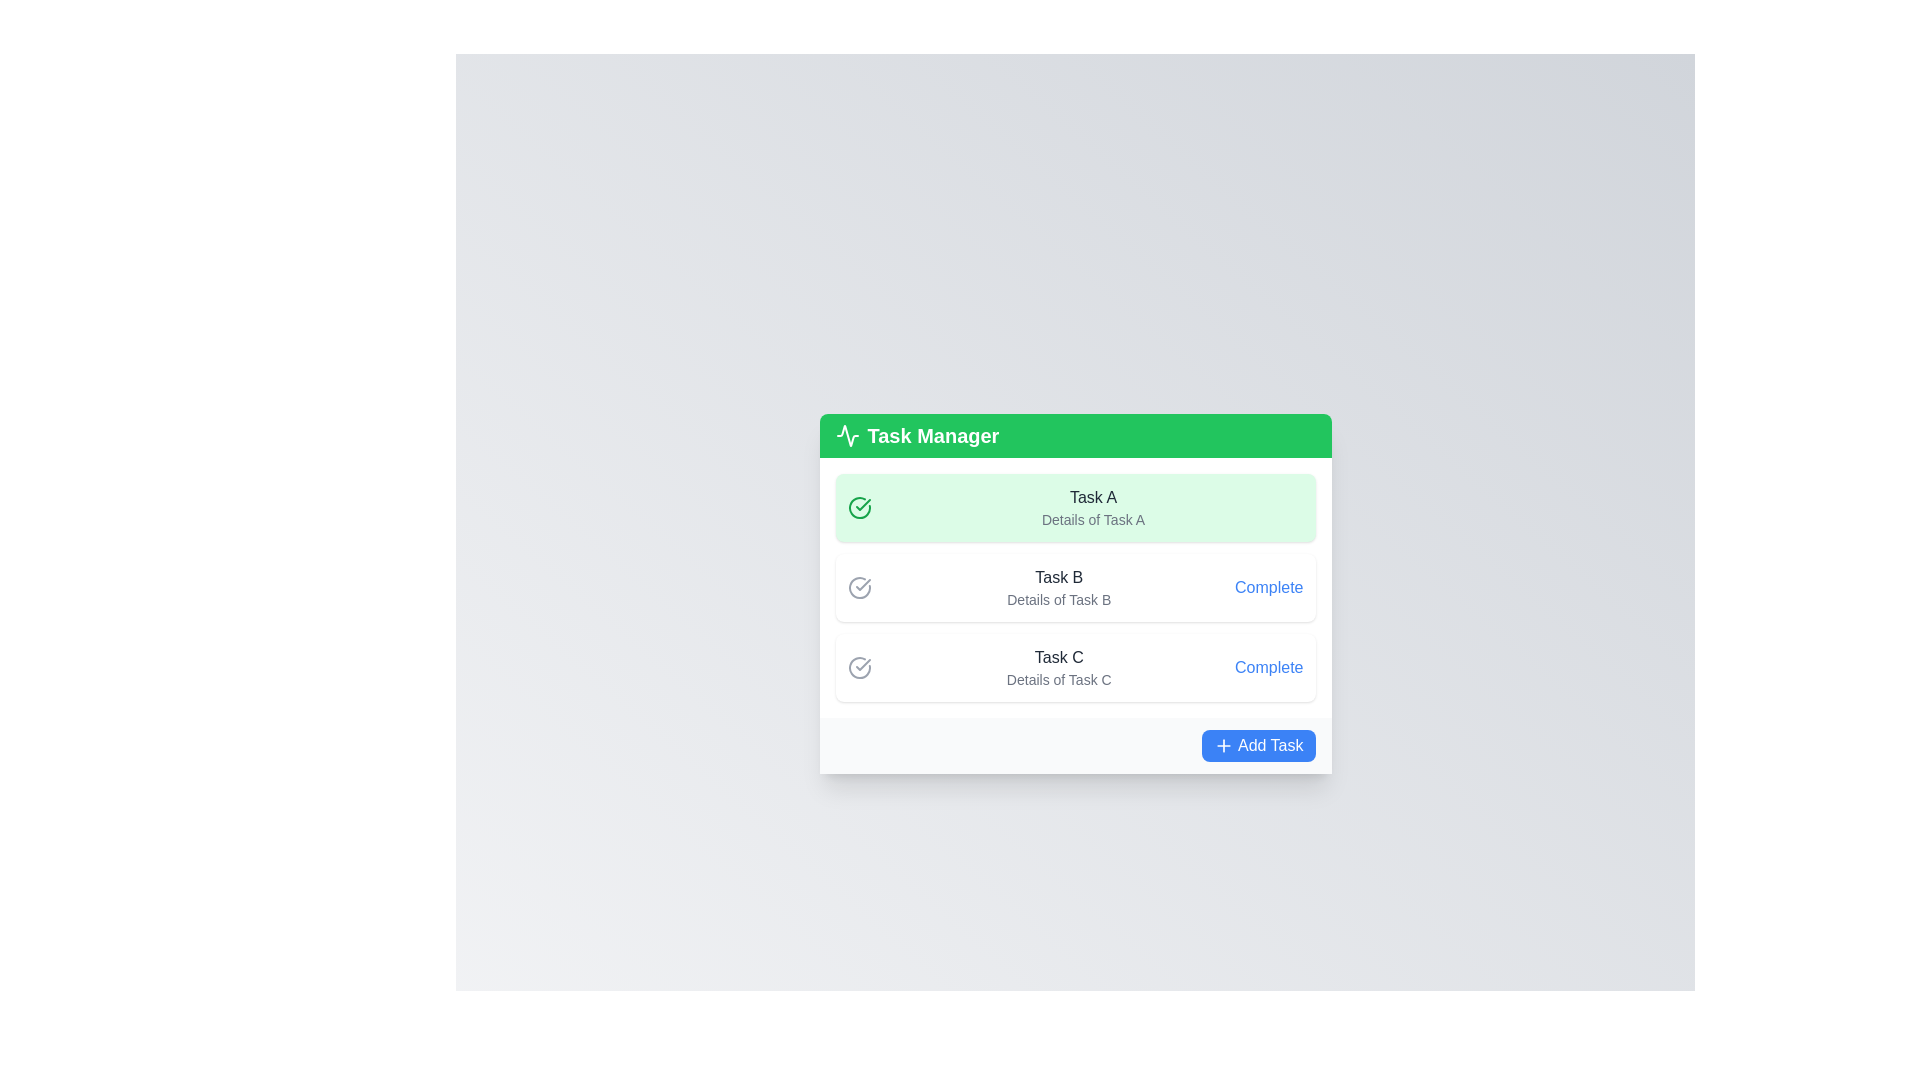  I want to click on the text block displaying the title 'Task C' and its description 'Details of Task C' in the task management interface, located below 'Task A' and 'Task B', so click(1058, 667).